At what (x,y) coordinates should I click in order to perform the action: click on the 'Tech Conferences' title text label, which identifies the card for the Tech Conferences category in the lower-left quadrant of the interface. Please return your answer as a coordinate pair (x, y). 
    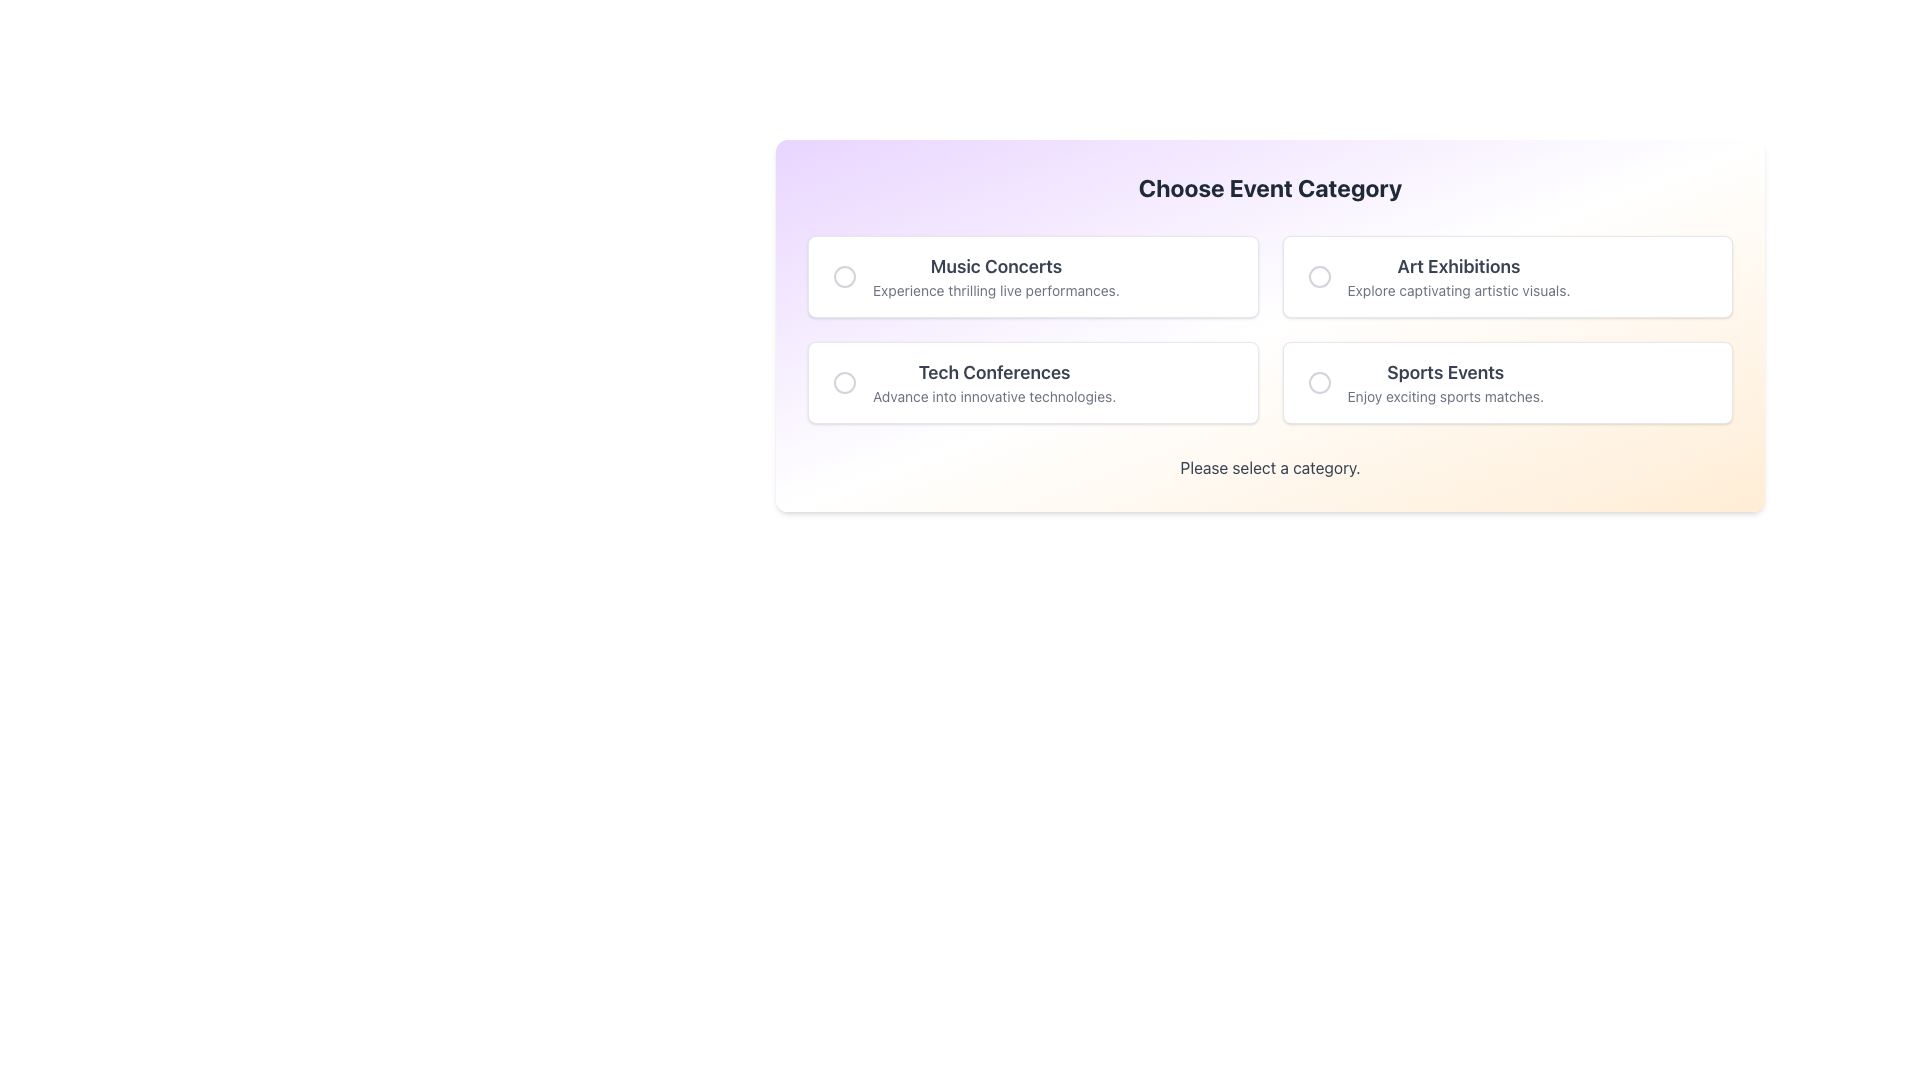
    Looking at the image, I should click on (994, 373).